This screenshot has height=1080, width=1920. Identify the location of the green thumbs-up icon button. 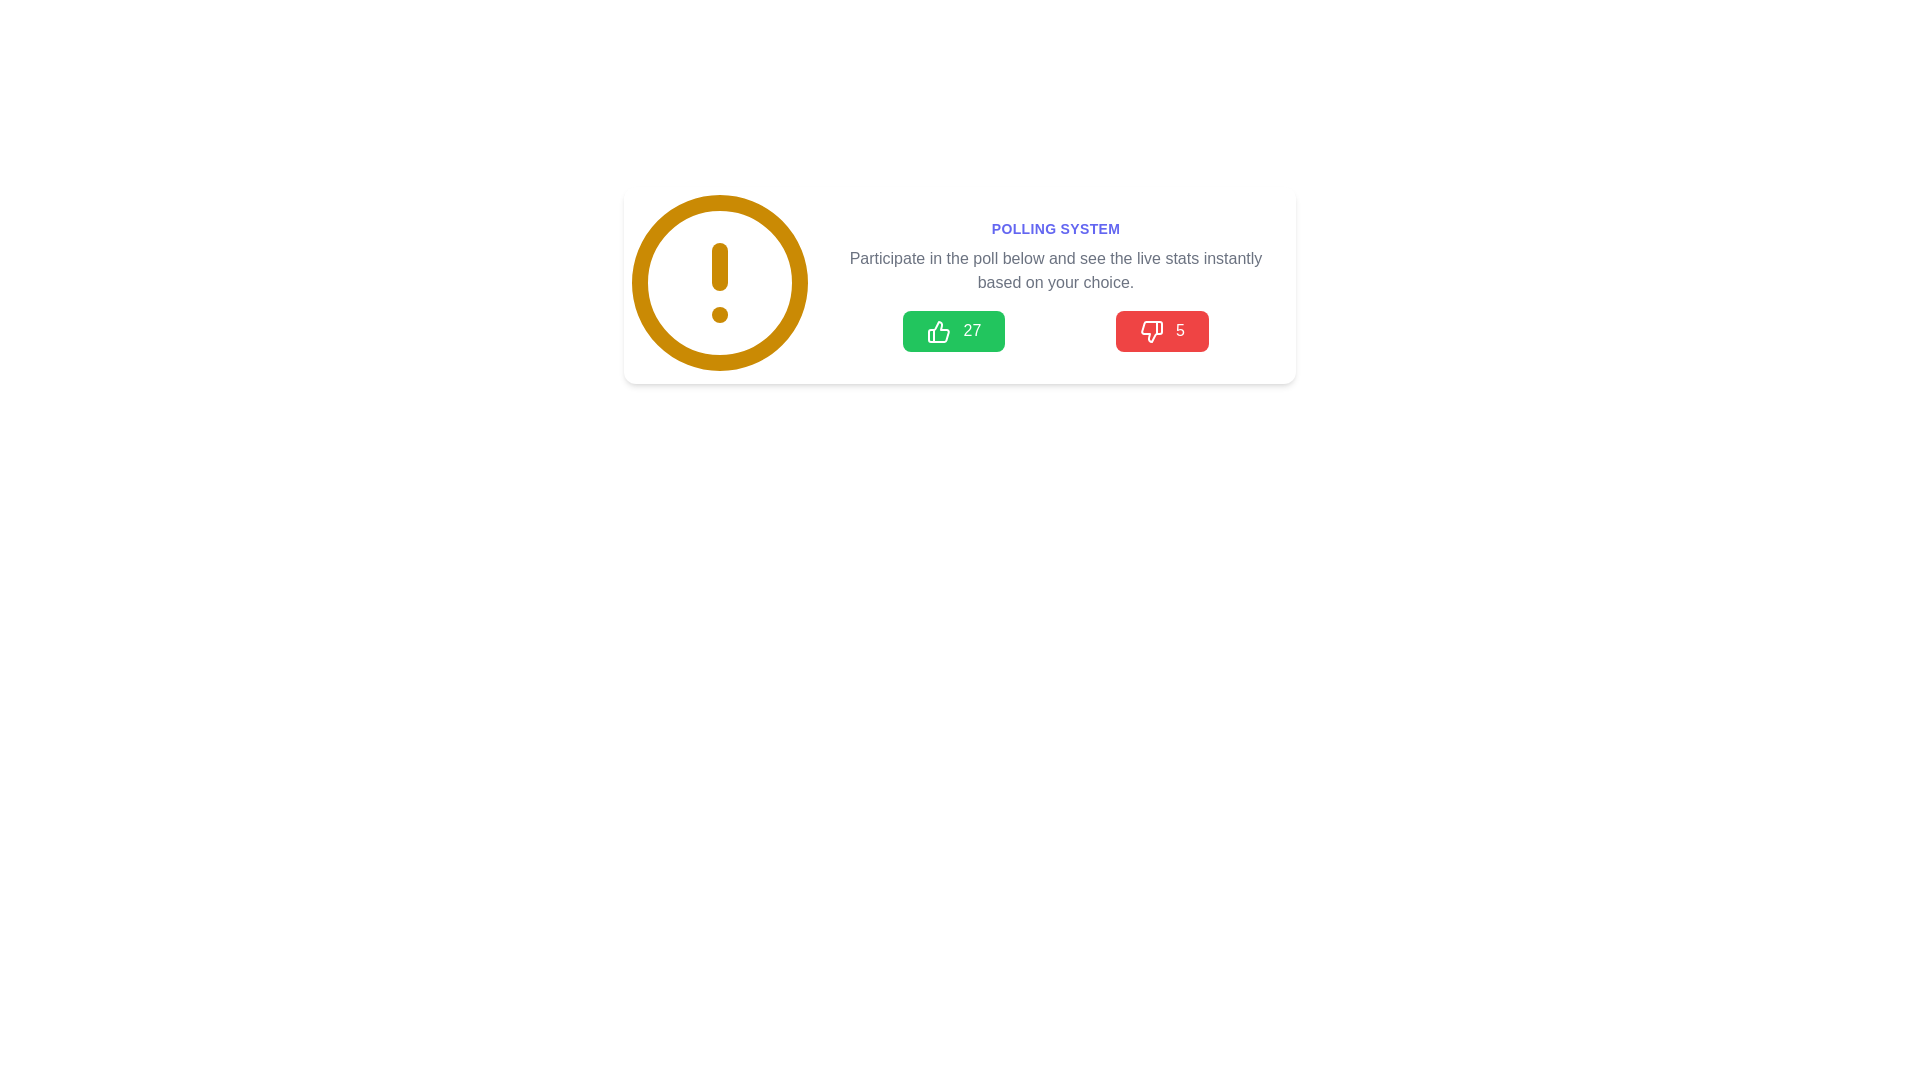
(938, 330).